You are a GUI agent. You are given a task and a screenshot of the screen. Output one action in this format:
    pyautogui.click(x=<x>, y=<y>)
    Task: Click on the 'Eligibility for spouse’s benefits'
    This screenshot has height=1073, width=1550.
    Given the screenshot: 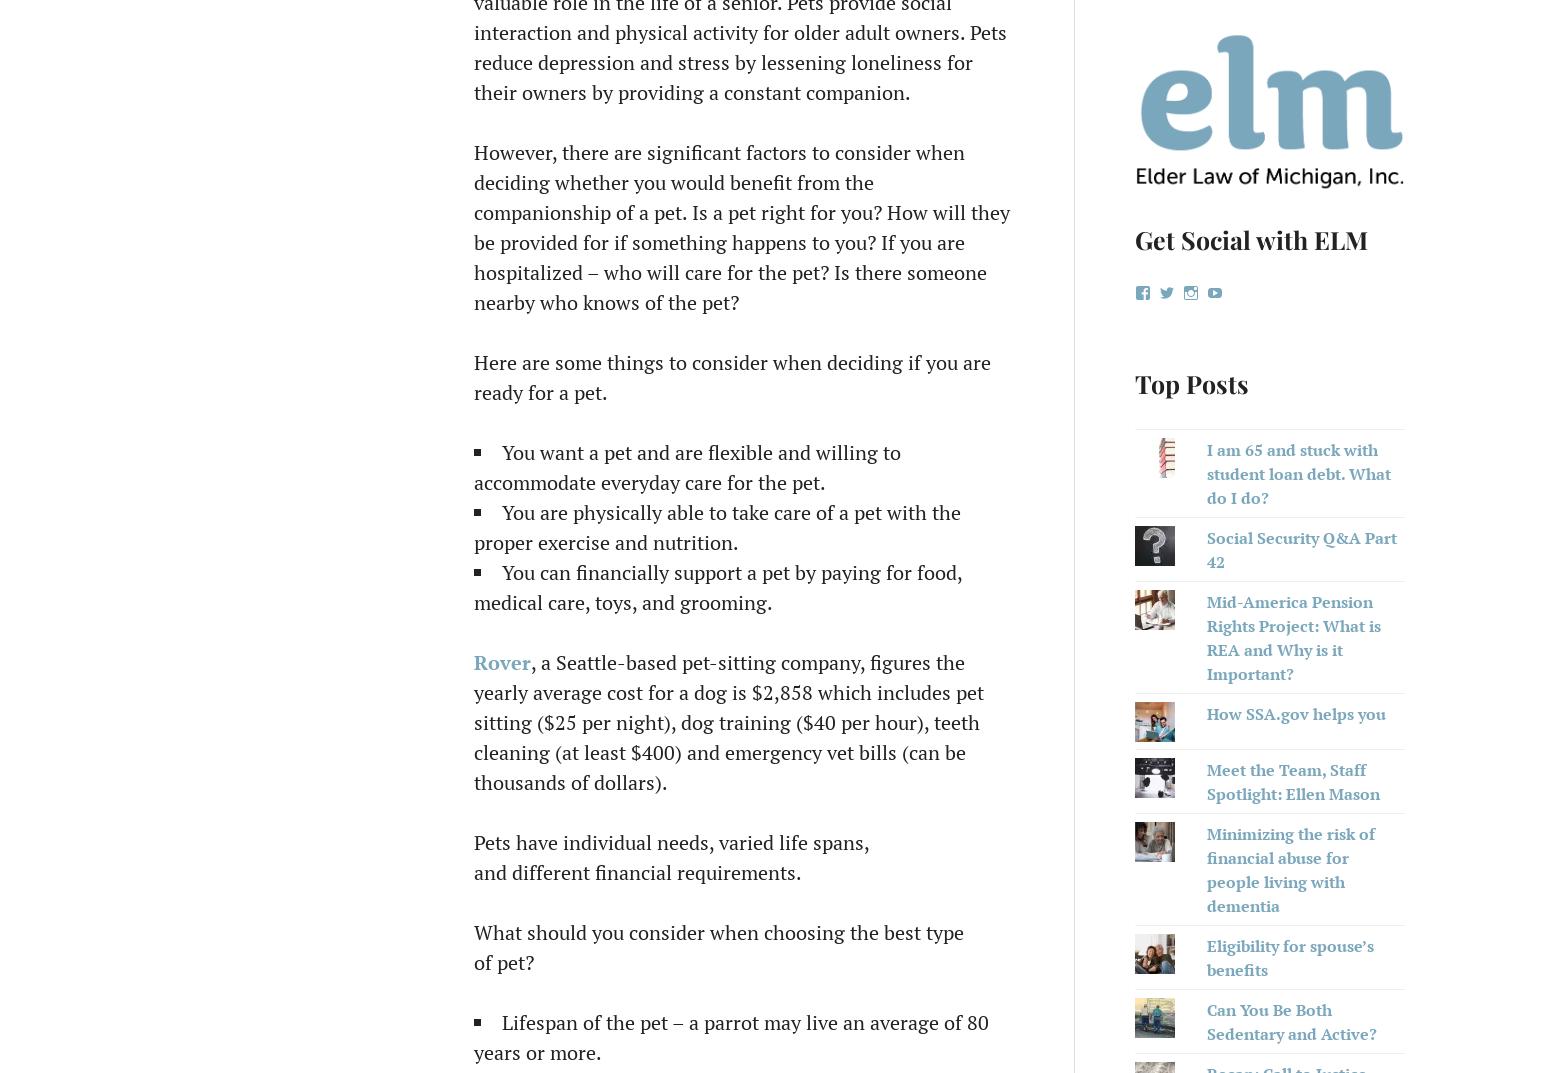 What is the action you would take?
    pyautogui.click(x=1288, y=956)
    